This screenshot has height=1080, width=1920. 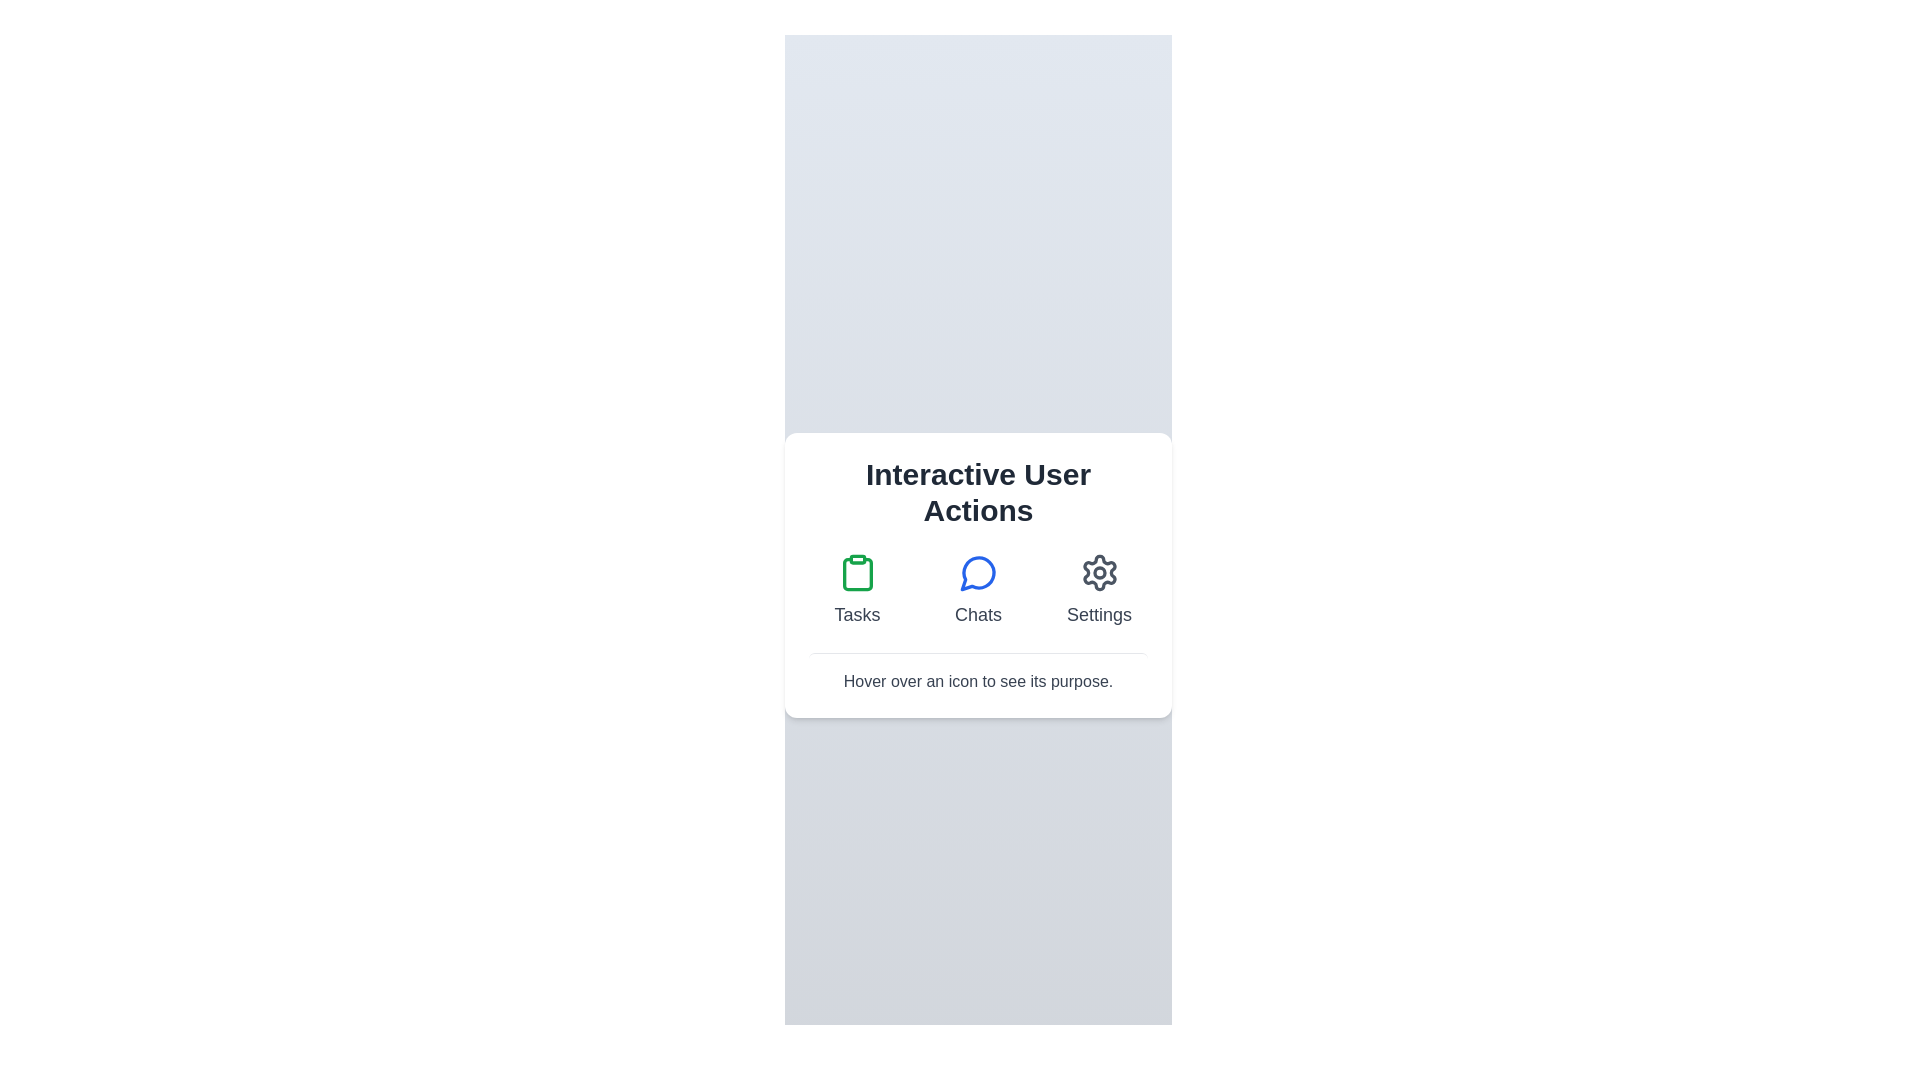 I want to click on the cog-shaped icon in dark gray located in the 'Interactive User Actions' section, so click(x=1098, y=572).